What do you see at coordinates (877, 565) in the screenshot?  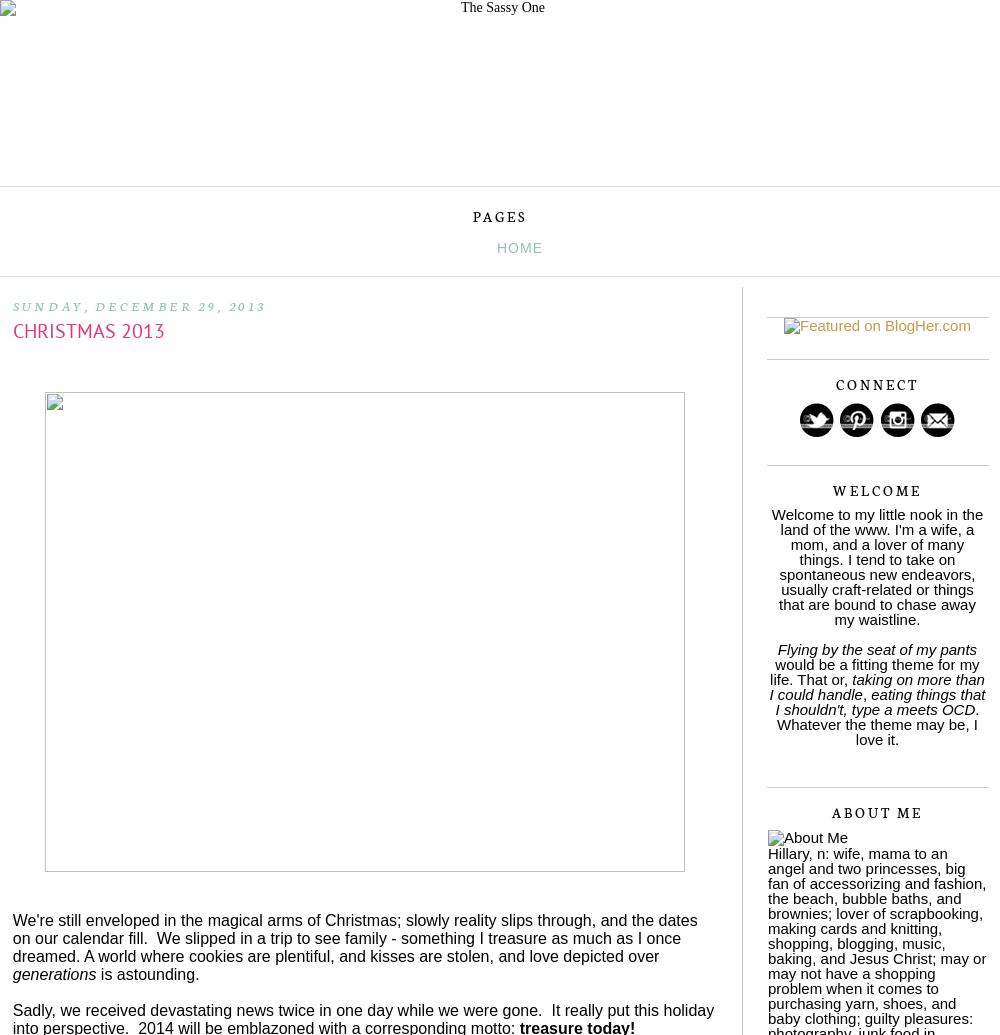 I see `'Welcome to my little nook in the land of the www. I'm a wife, a mom, and a lover of many things. I tend to take on spontaneous new endeavors, usually craft-related or things that are bound to chase away my waistline.'` at bounding box center [877, 565].